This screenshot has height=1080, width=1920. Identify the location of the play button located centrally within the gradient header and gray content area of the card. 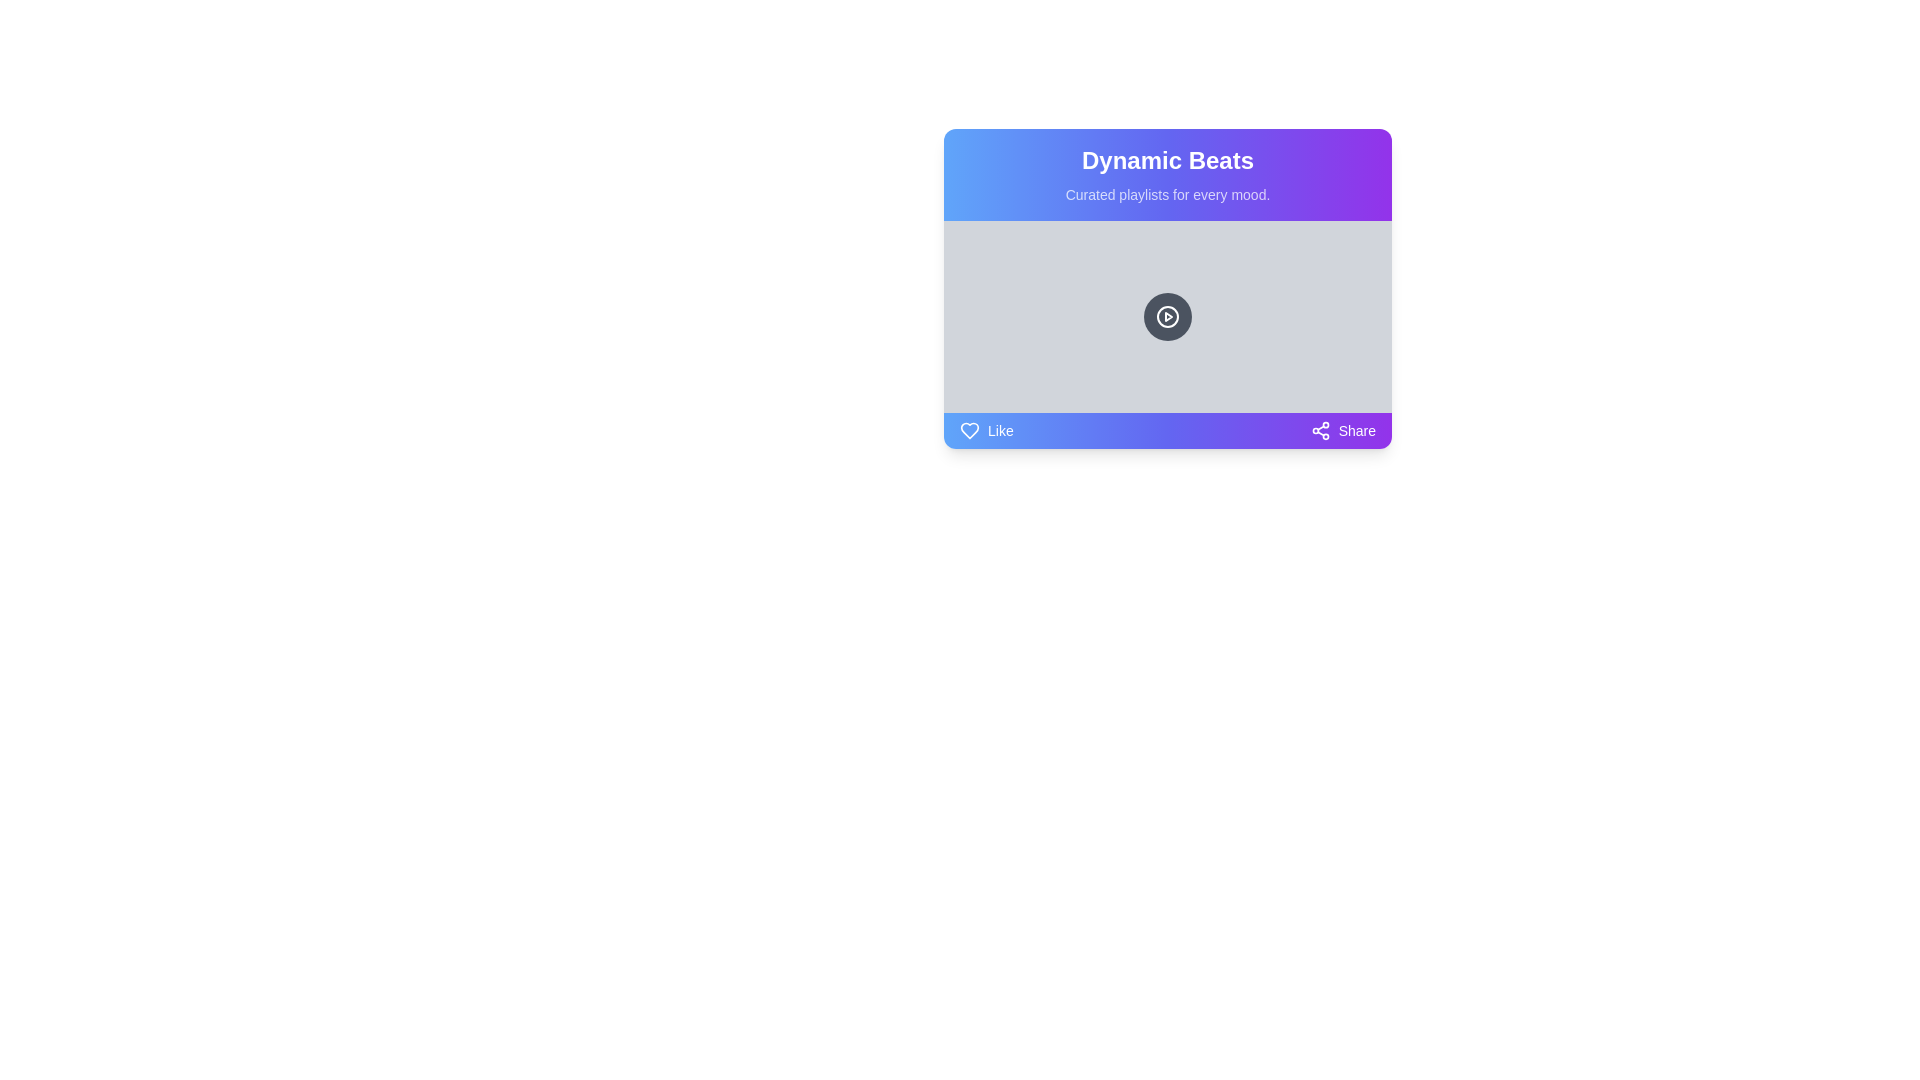
(1167, 315).